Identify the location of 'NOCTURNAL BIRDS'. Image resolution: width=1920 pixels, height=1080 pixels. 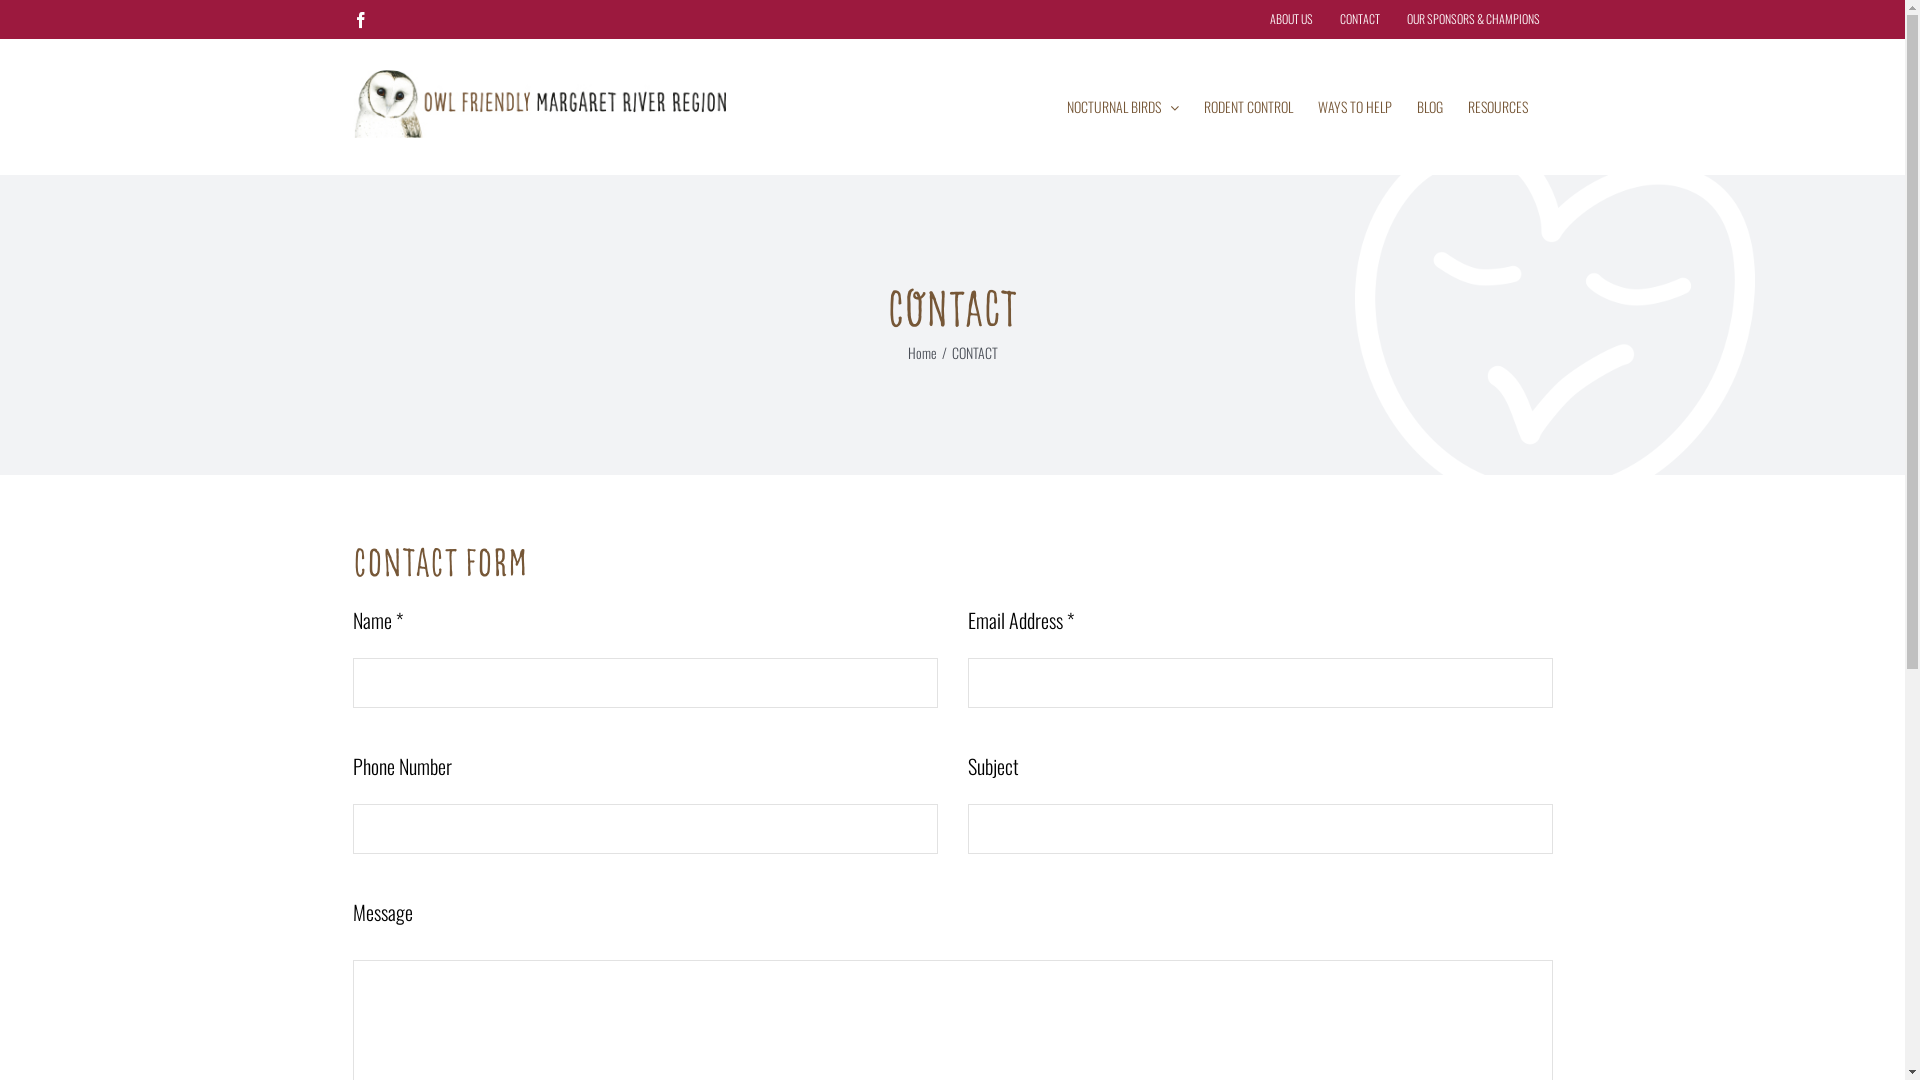
(1064, 106).